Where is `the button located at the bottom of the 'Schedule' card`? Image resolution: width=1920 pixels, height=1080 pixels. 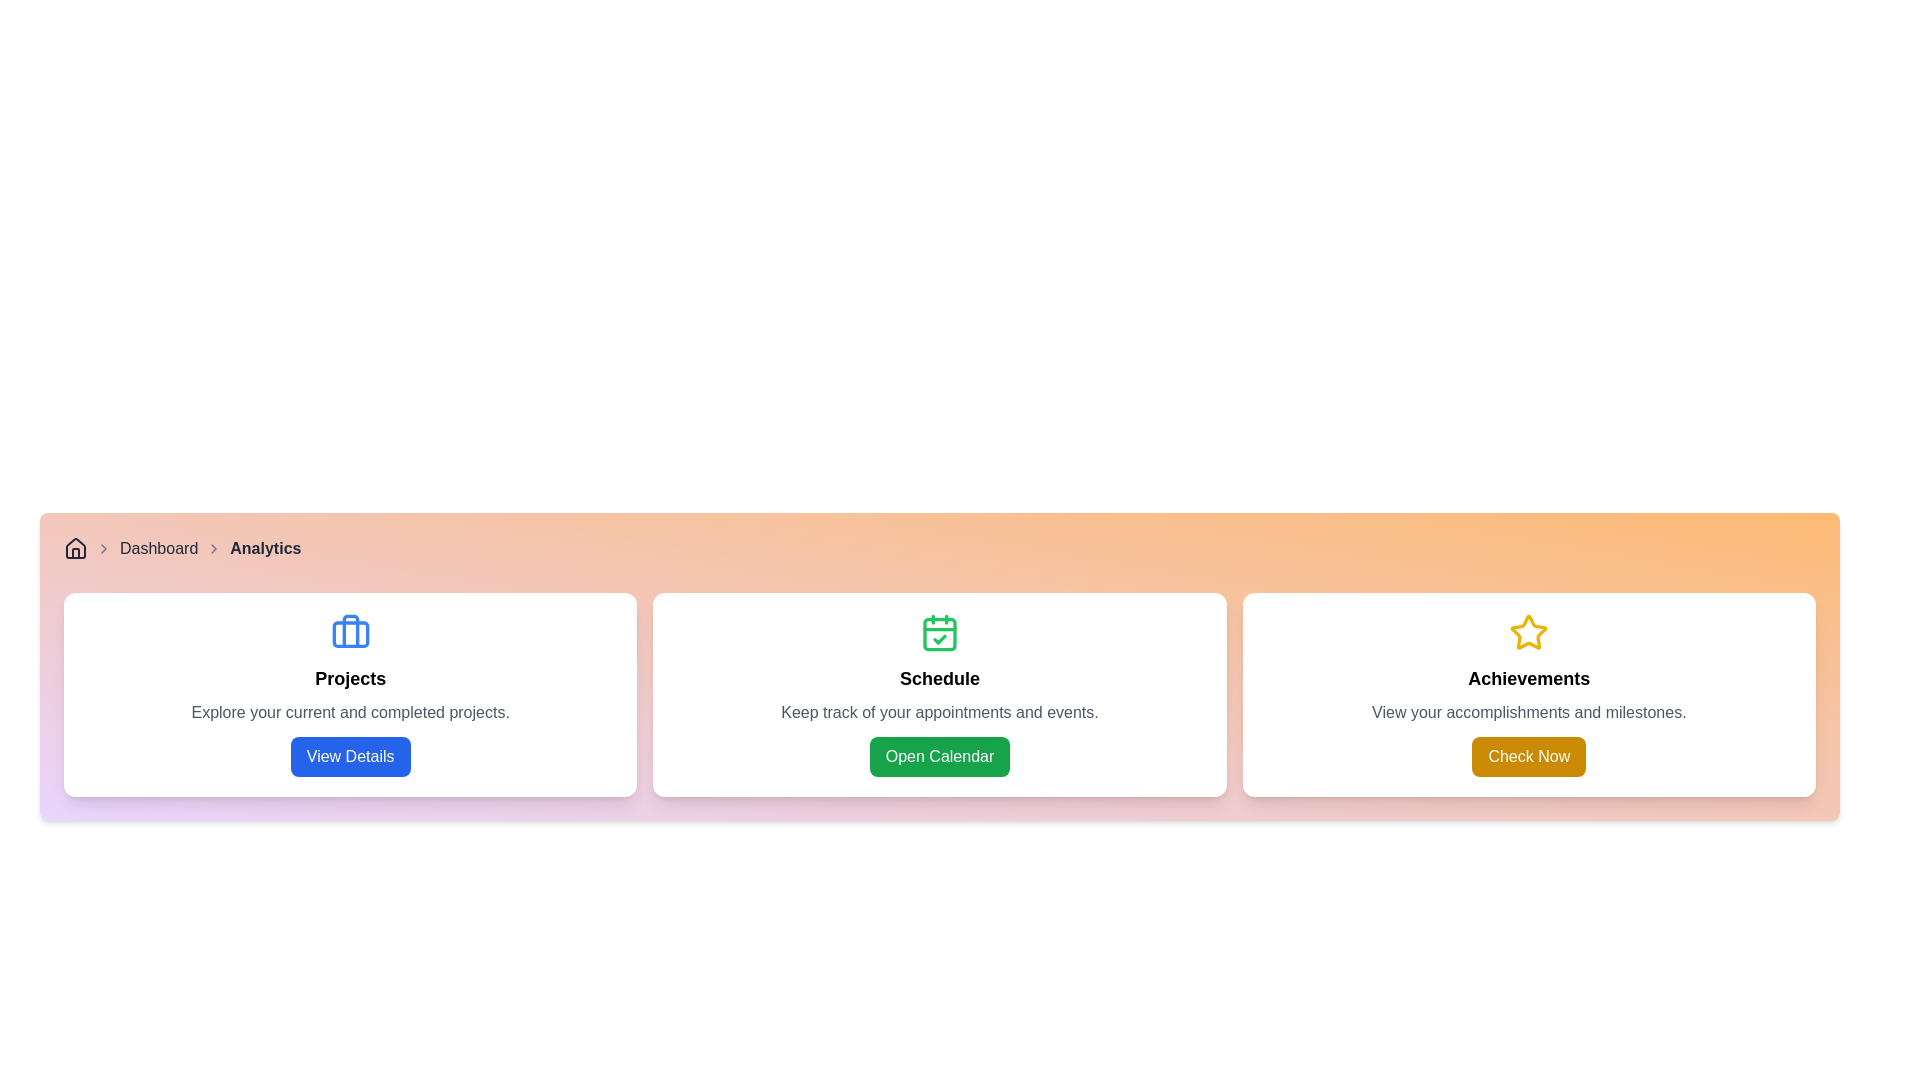 the button located at the bottom of the 'Schedule' card is located at coordinates (939, 756).